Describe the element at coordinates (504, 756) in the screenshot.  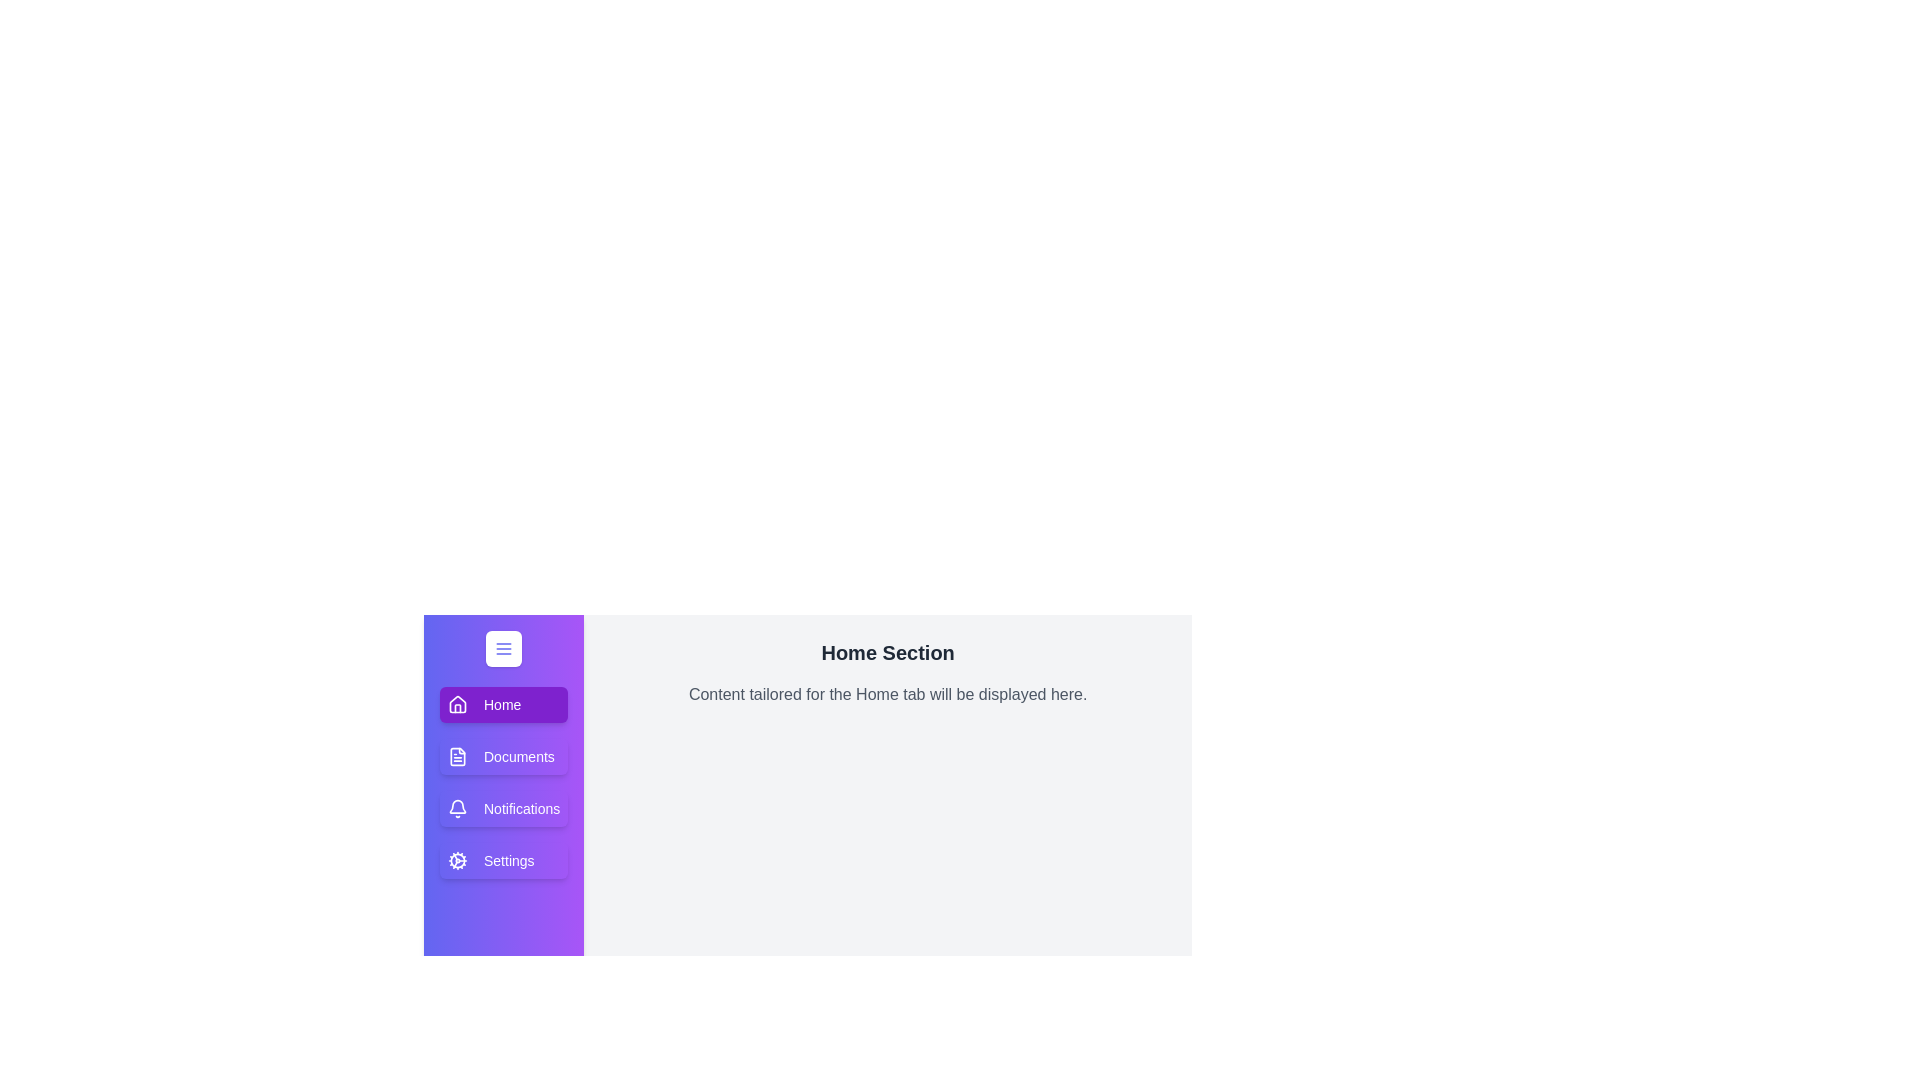
I see `the tab labeled Documents` at that location.